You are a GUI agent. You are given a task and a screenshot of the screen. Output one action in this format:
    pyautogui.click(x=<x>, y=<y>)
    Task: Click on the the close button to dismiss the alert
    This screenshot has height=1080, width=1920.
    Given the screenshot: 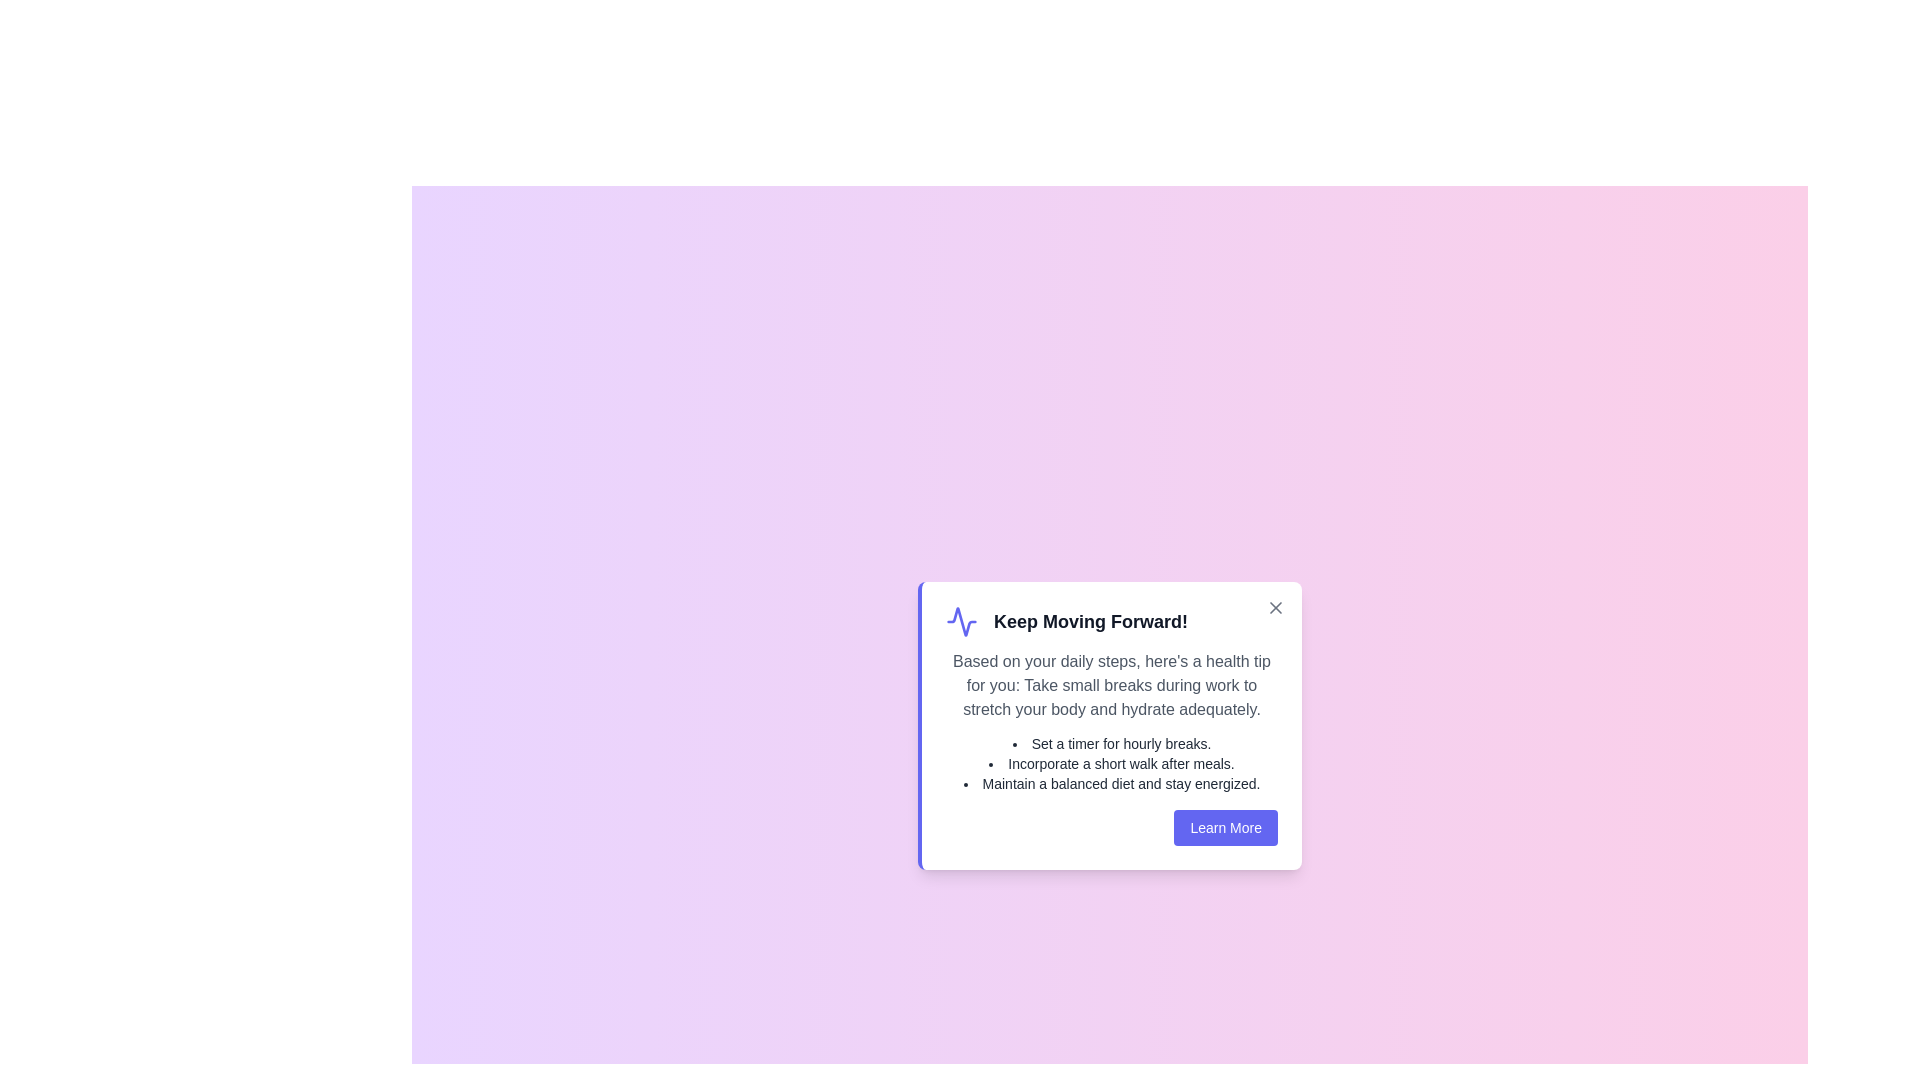 What is the action you would take?
    pyautogui.click(x=1275, y=607)
    